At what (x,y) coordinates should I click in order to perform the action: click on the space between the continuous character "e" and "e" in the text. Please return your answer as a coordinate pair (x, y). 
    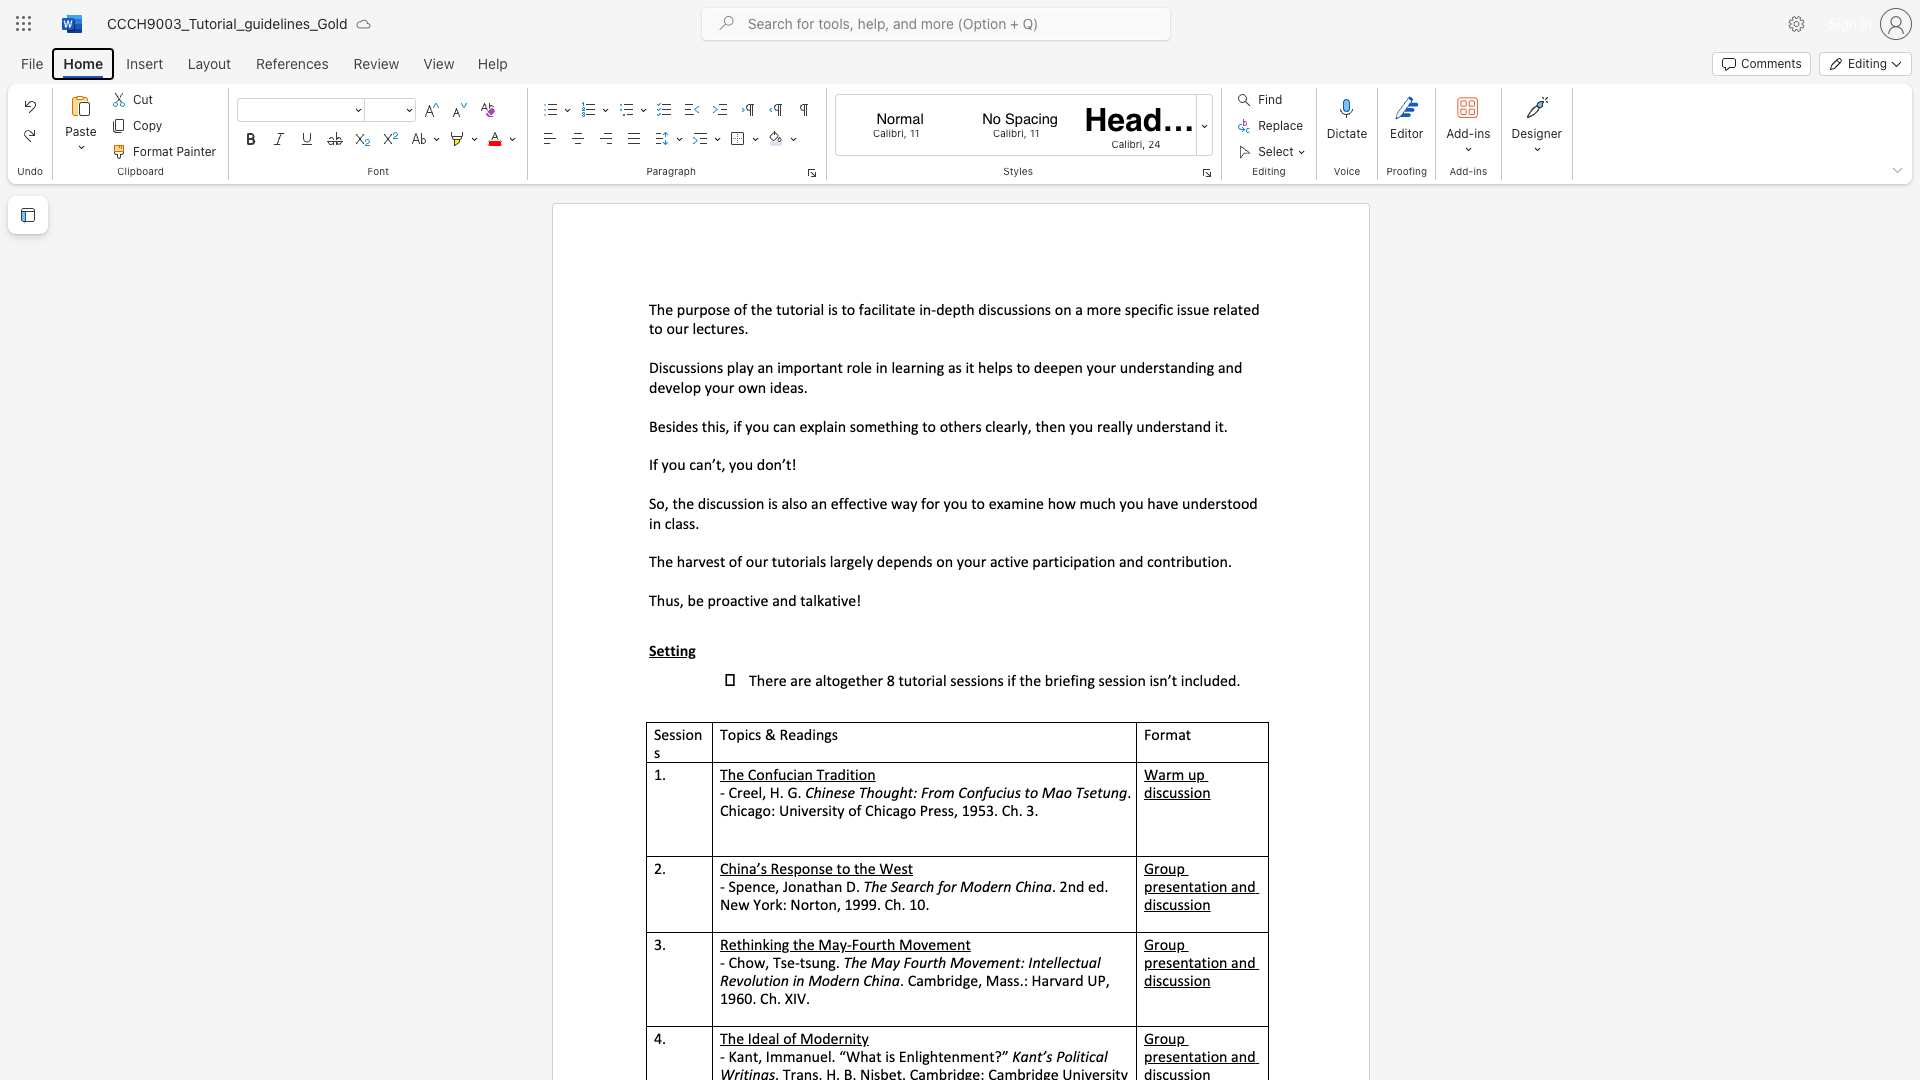
    Looking at the image, I should click on (1049, 367).